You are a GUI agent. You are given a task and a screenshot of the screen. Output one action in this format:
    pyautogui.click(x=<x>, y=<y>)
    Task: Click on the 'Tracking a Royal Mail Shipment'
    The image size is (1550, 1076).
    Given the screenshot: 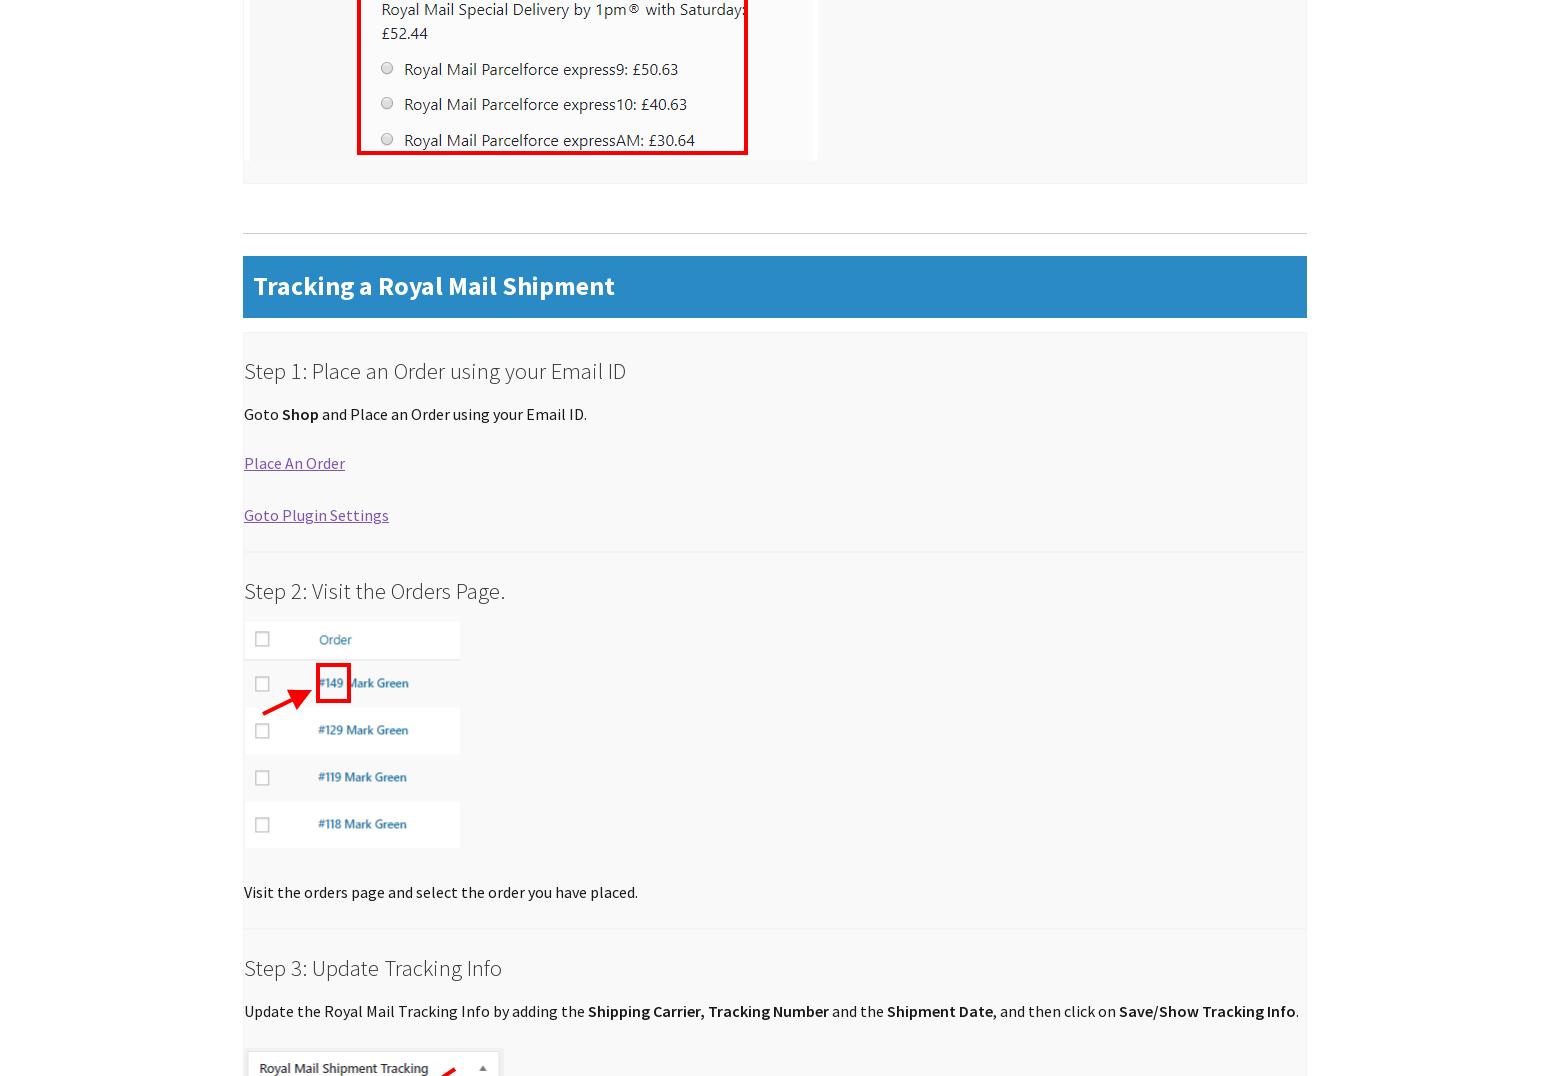 What is the action you would take?
    pyautogui.click(x=434, y=285)
    